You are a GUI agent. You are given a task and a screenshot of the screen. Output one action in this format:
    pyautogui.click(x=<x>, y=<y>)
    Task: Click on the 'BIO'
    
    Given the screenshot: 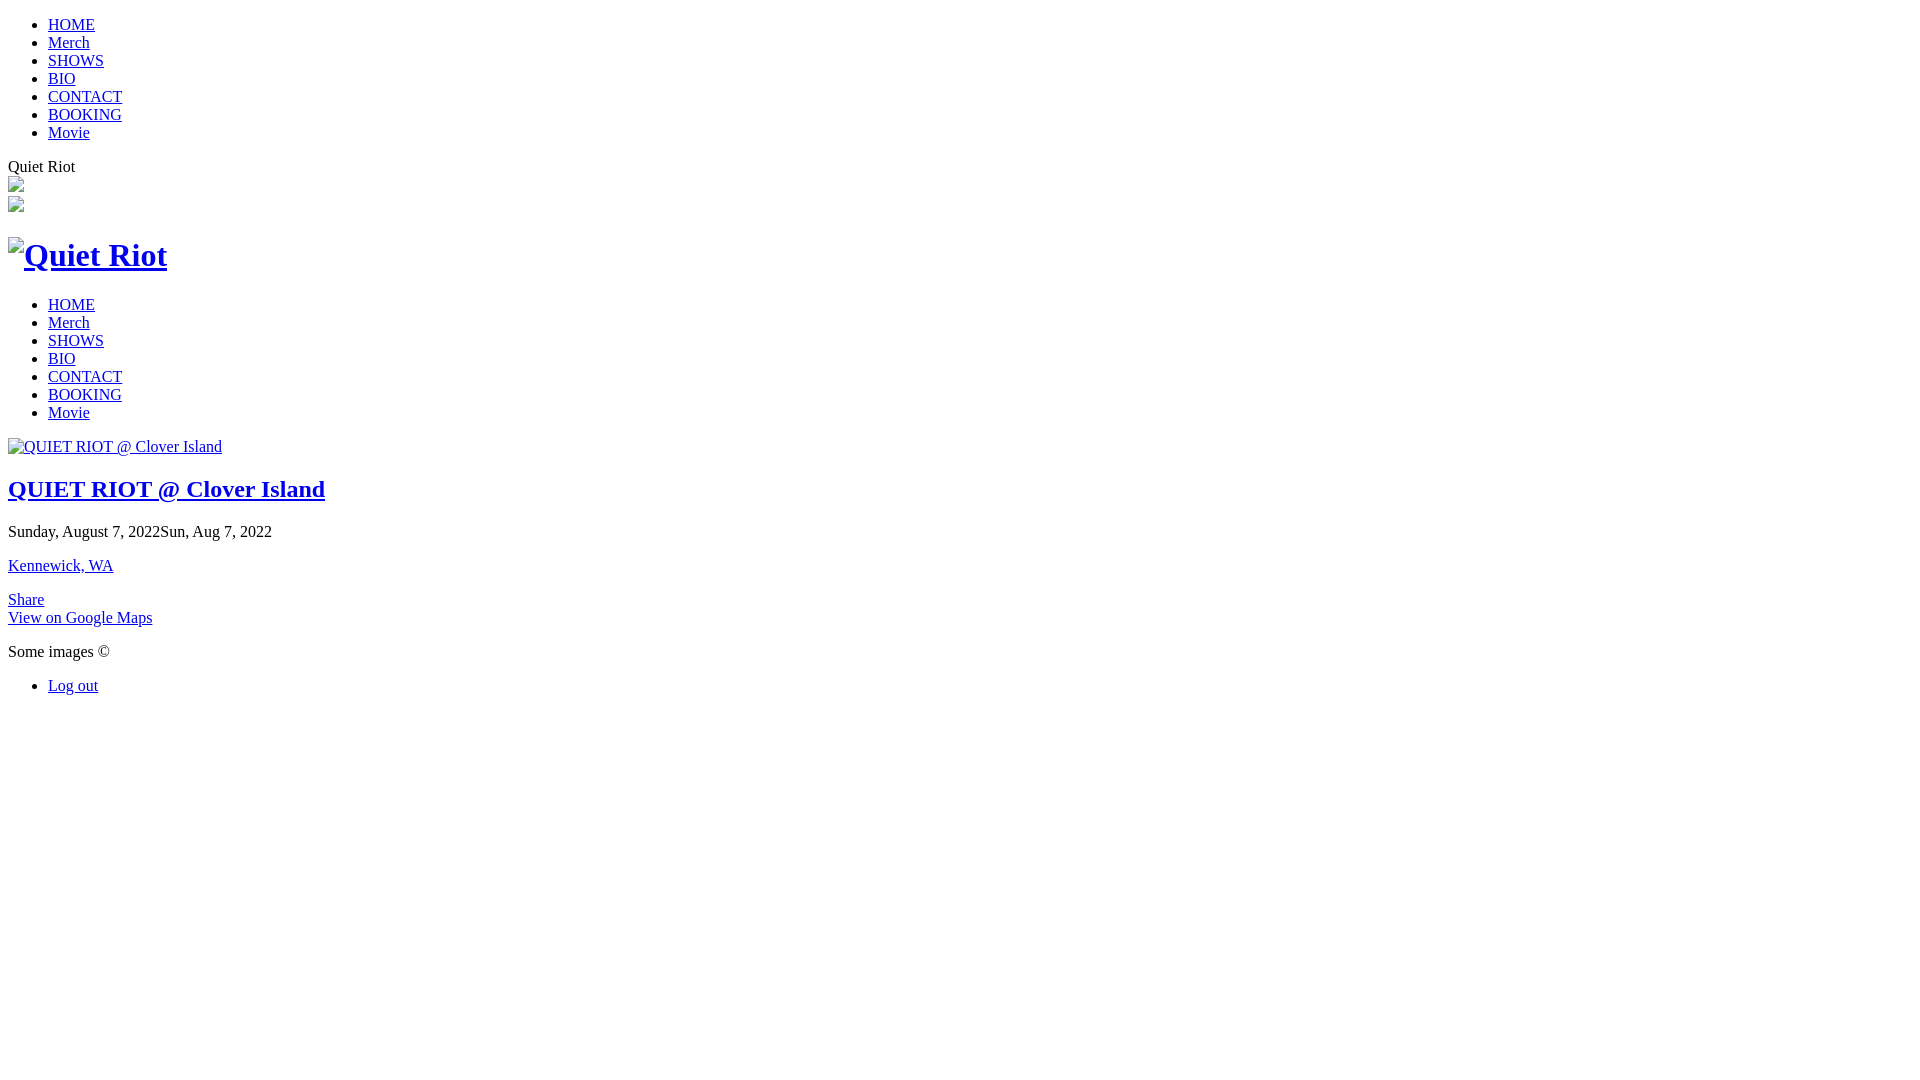 What is the action you would take?
    pyautogui.click(x=62, y=357)
    